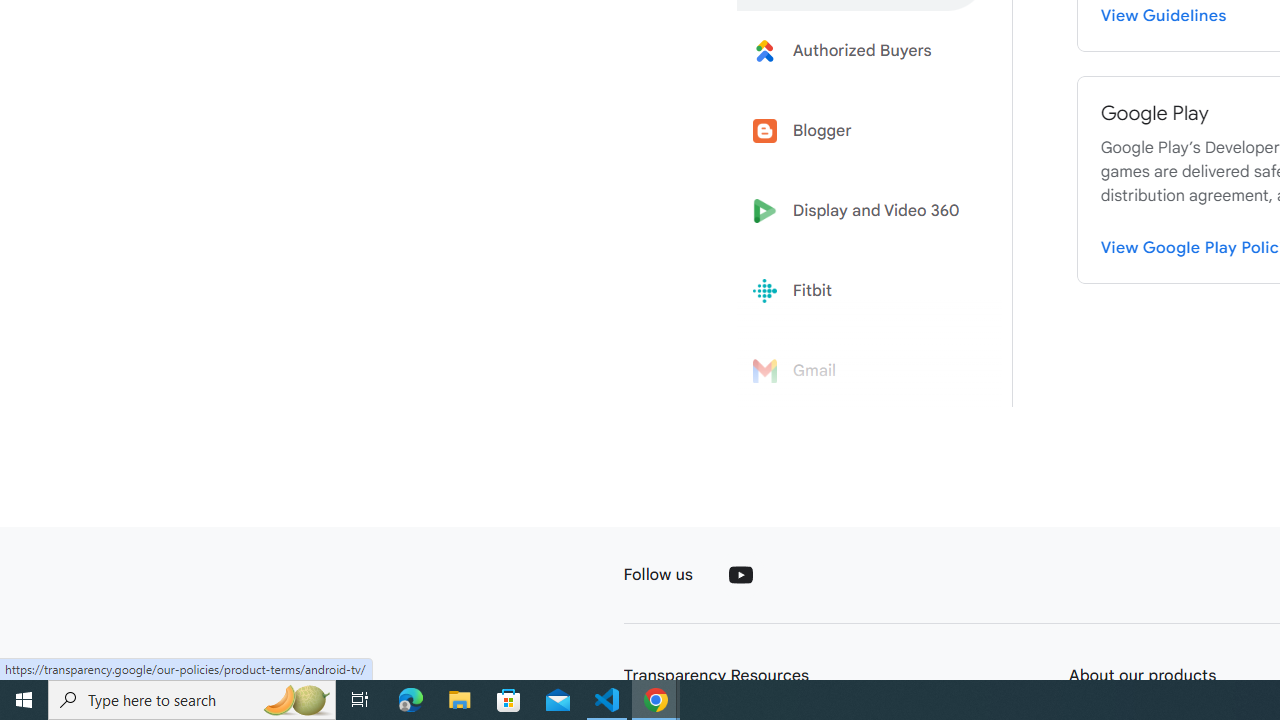 The height and width of the screenshot is (720, 1280). Describe the element at coordinates (862, 371) in the screenshot. I see `'Gmail'` at that location.